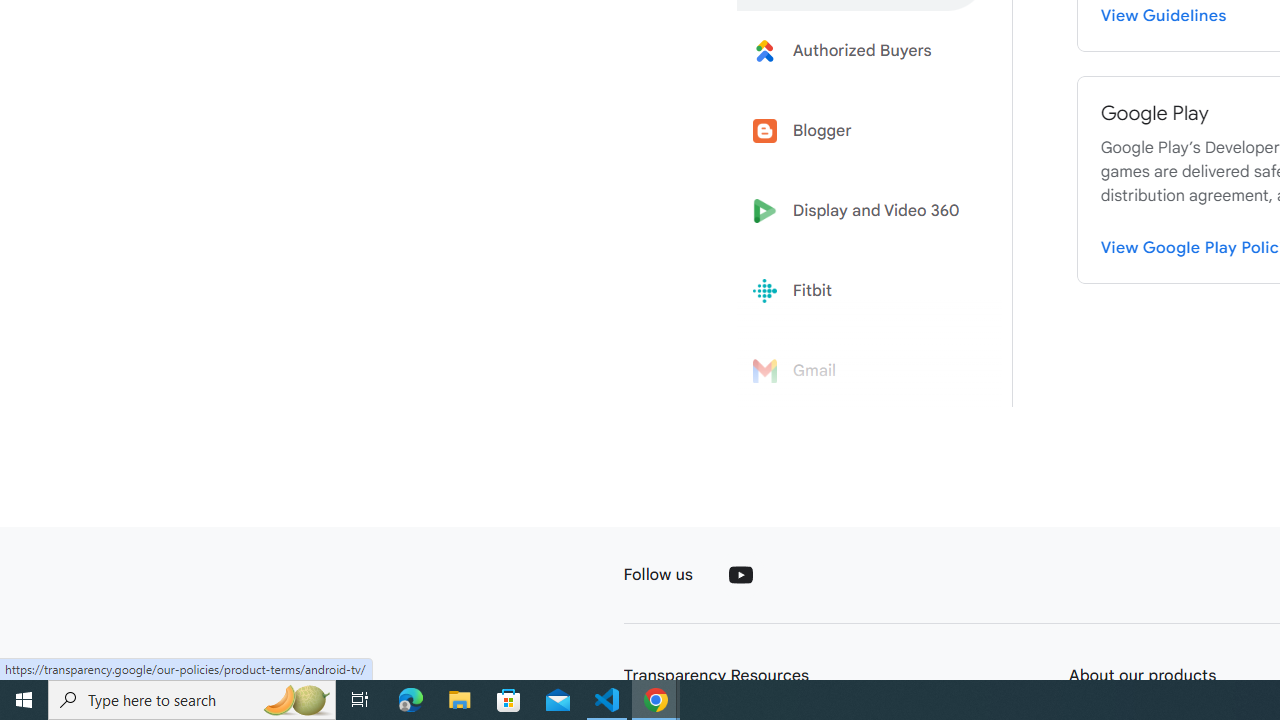 The height and width of the screenshot is (720, 1280). Describe the element at coordinates (862, 371) in the screenshot. I see `'Gmail'` at that location.